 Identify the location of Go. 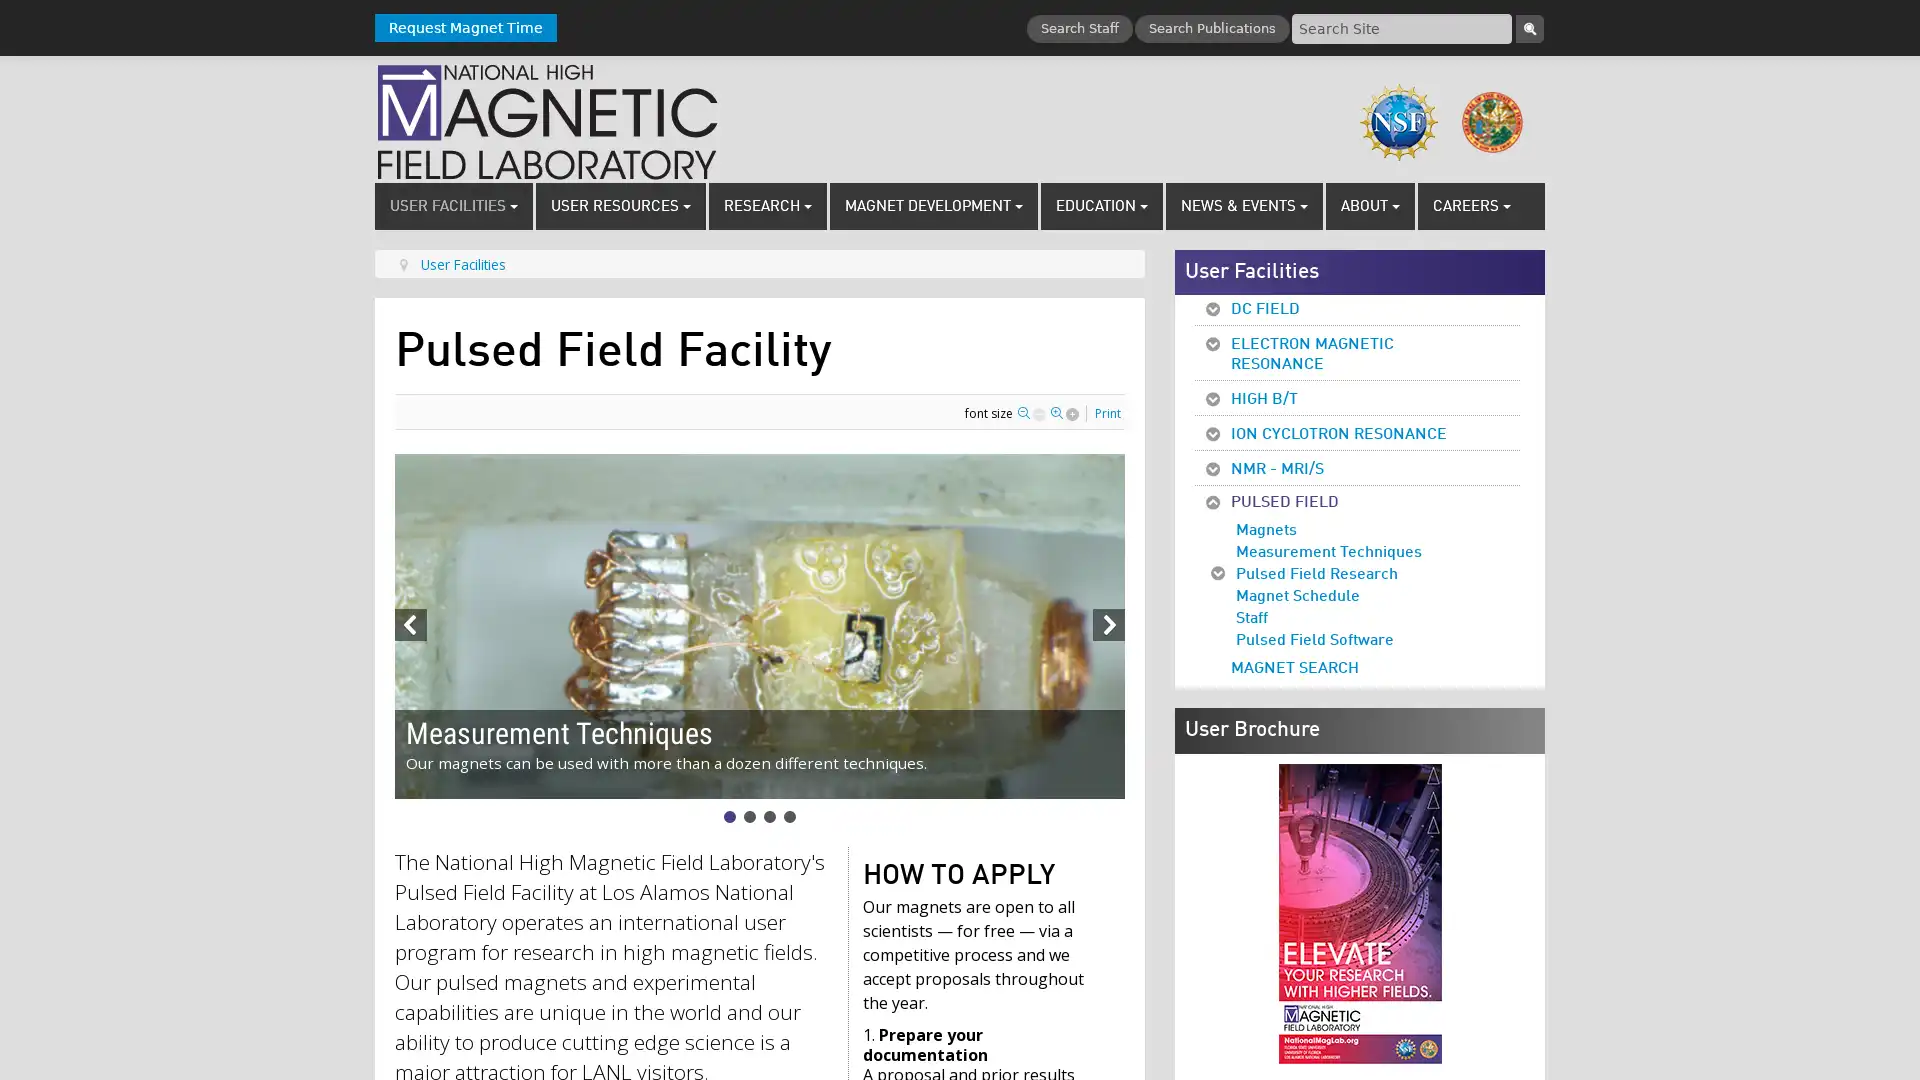
(1529, 29).